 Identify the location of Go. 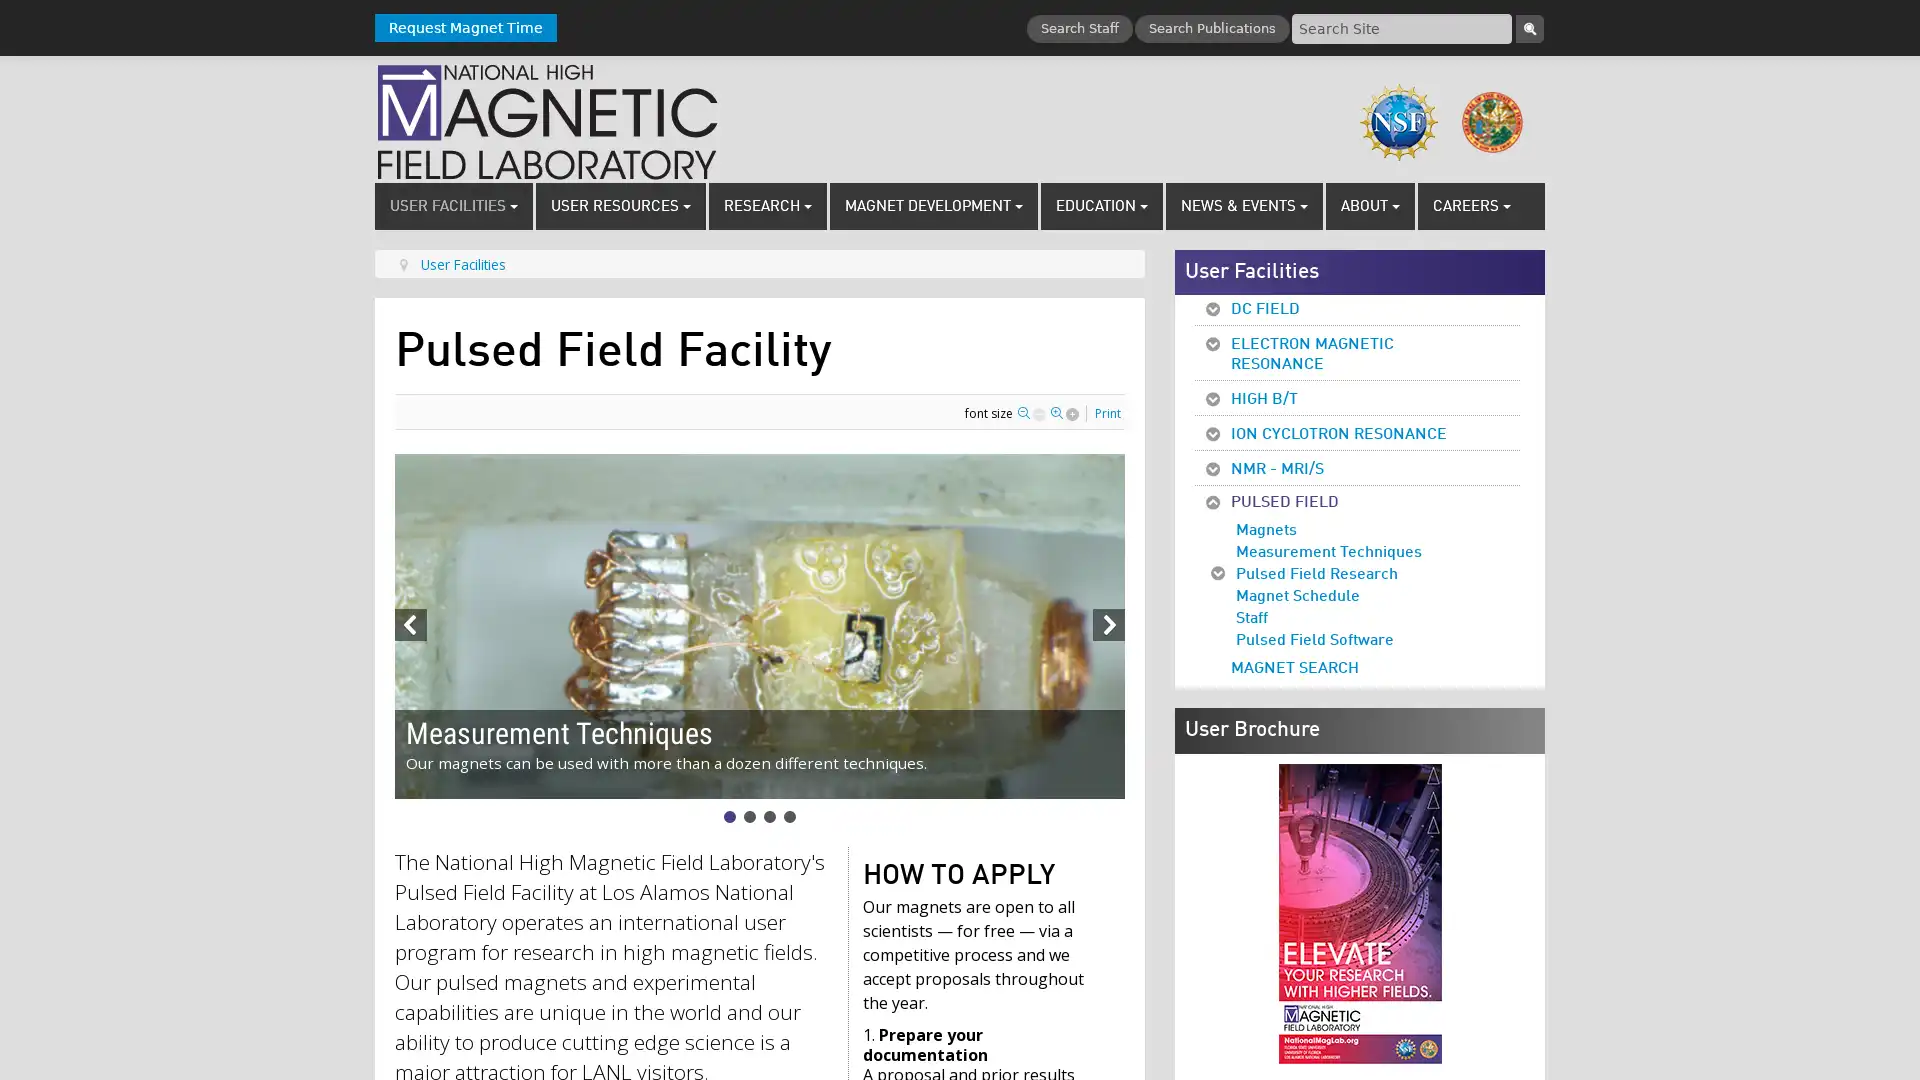
(1529, 29).